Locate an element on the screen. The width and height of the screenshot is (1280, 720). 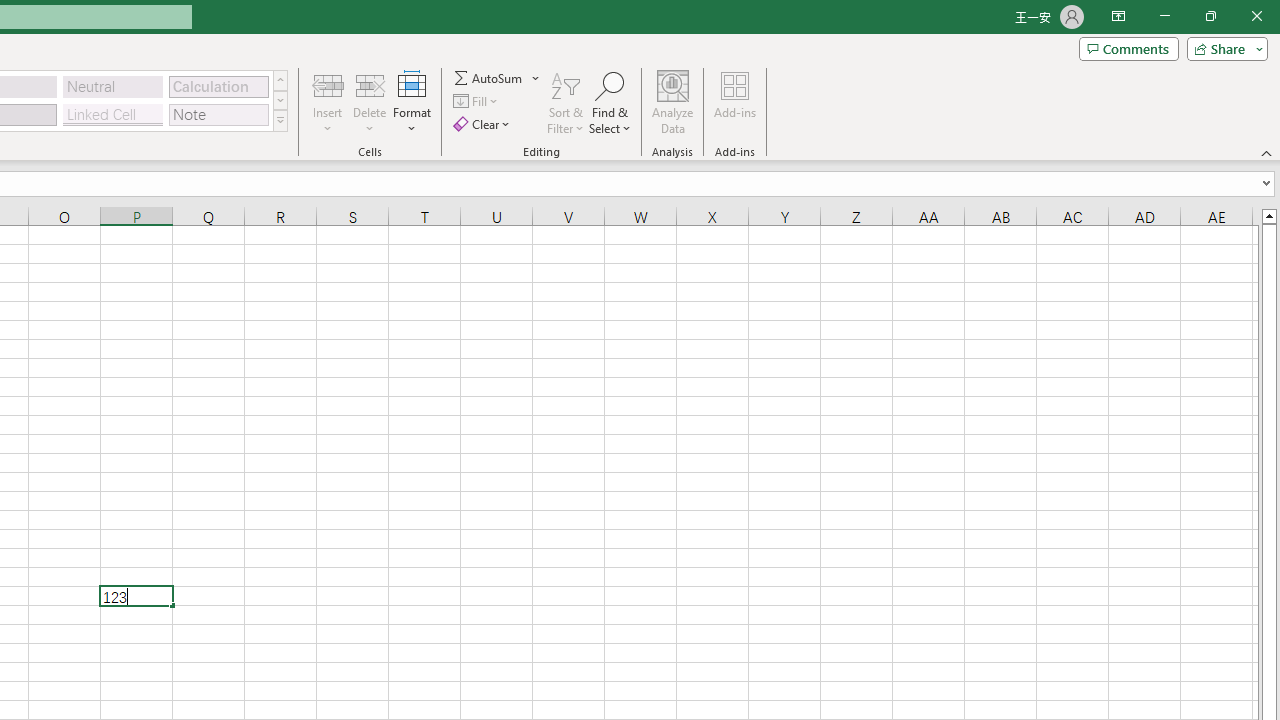
'Neutral' is located at coordinates (112, 85).